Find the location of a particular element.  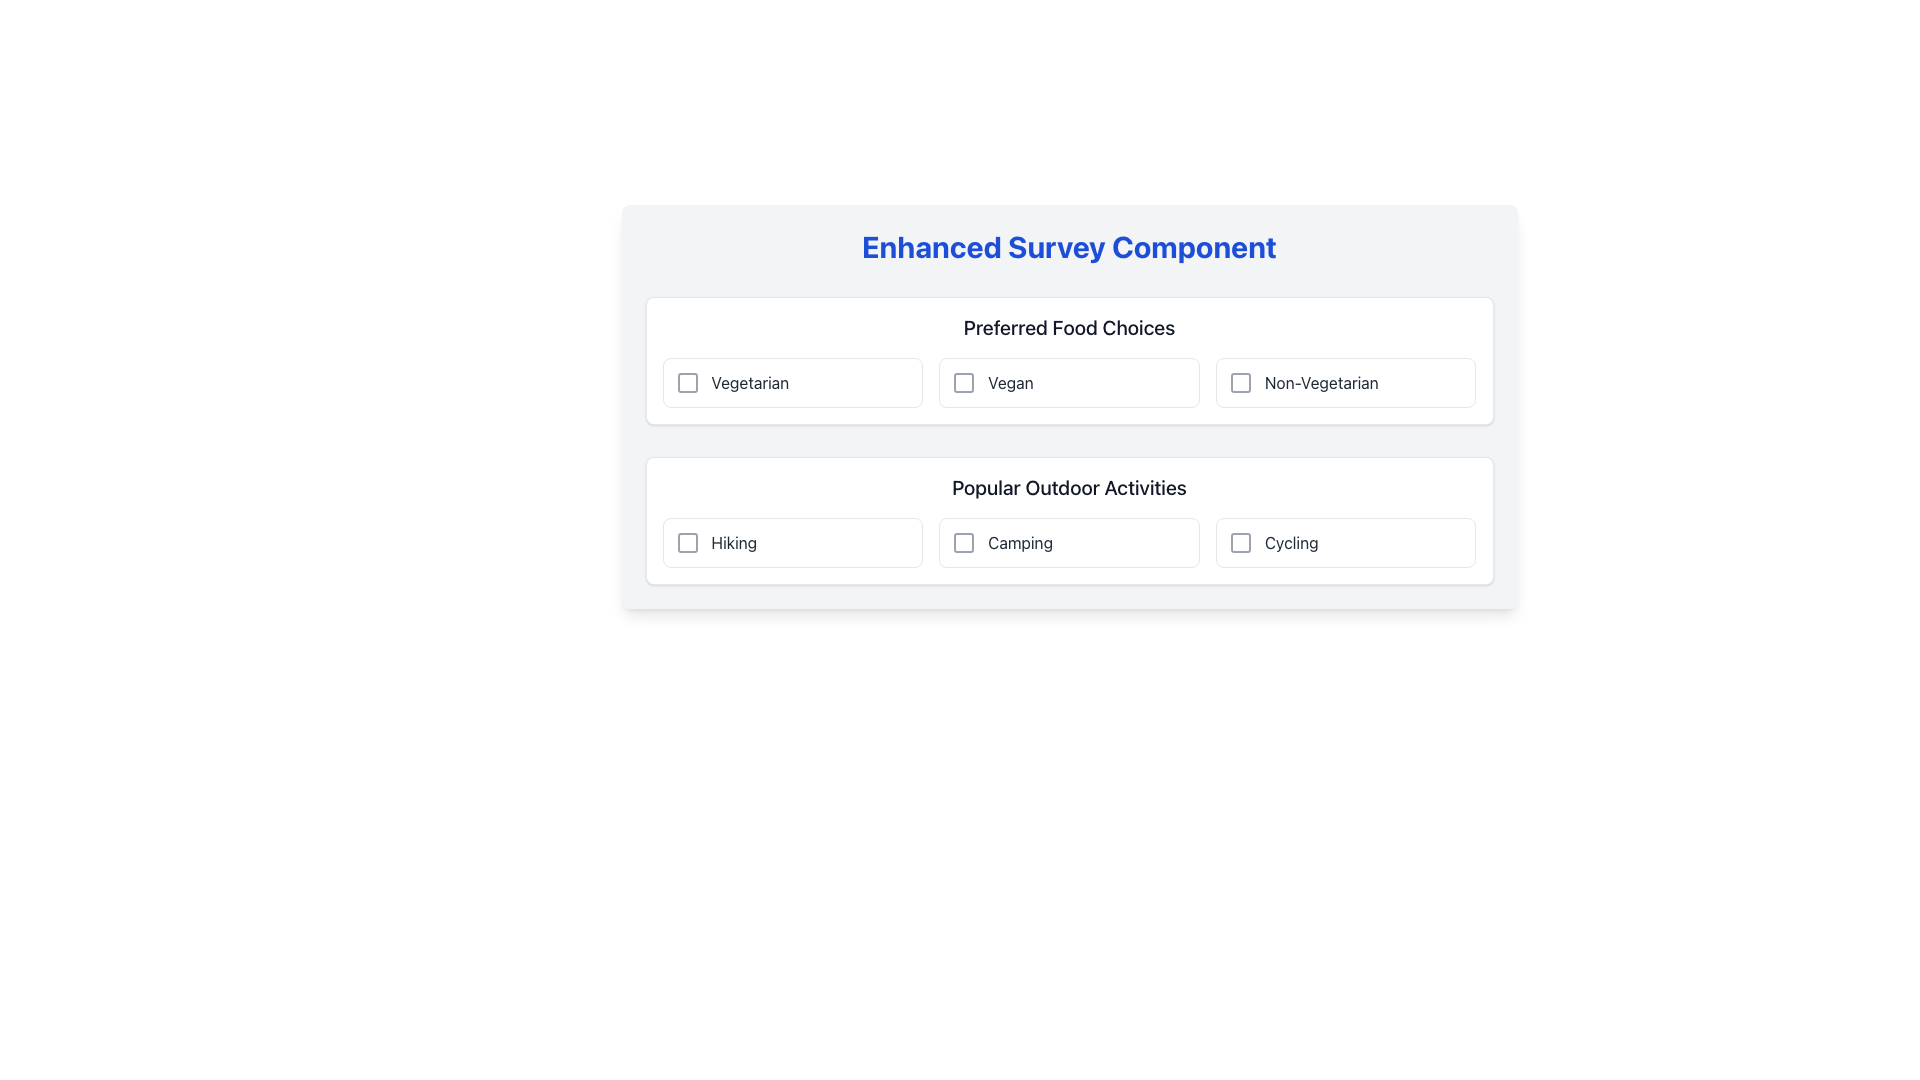

the gray square outline of the unchecked checkbox located to the left of the text 'Hiking' in the 'Popular Outdoor Activities' section of the form is located at coordinates (687, 543).